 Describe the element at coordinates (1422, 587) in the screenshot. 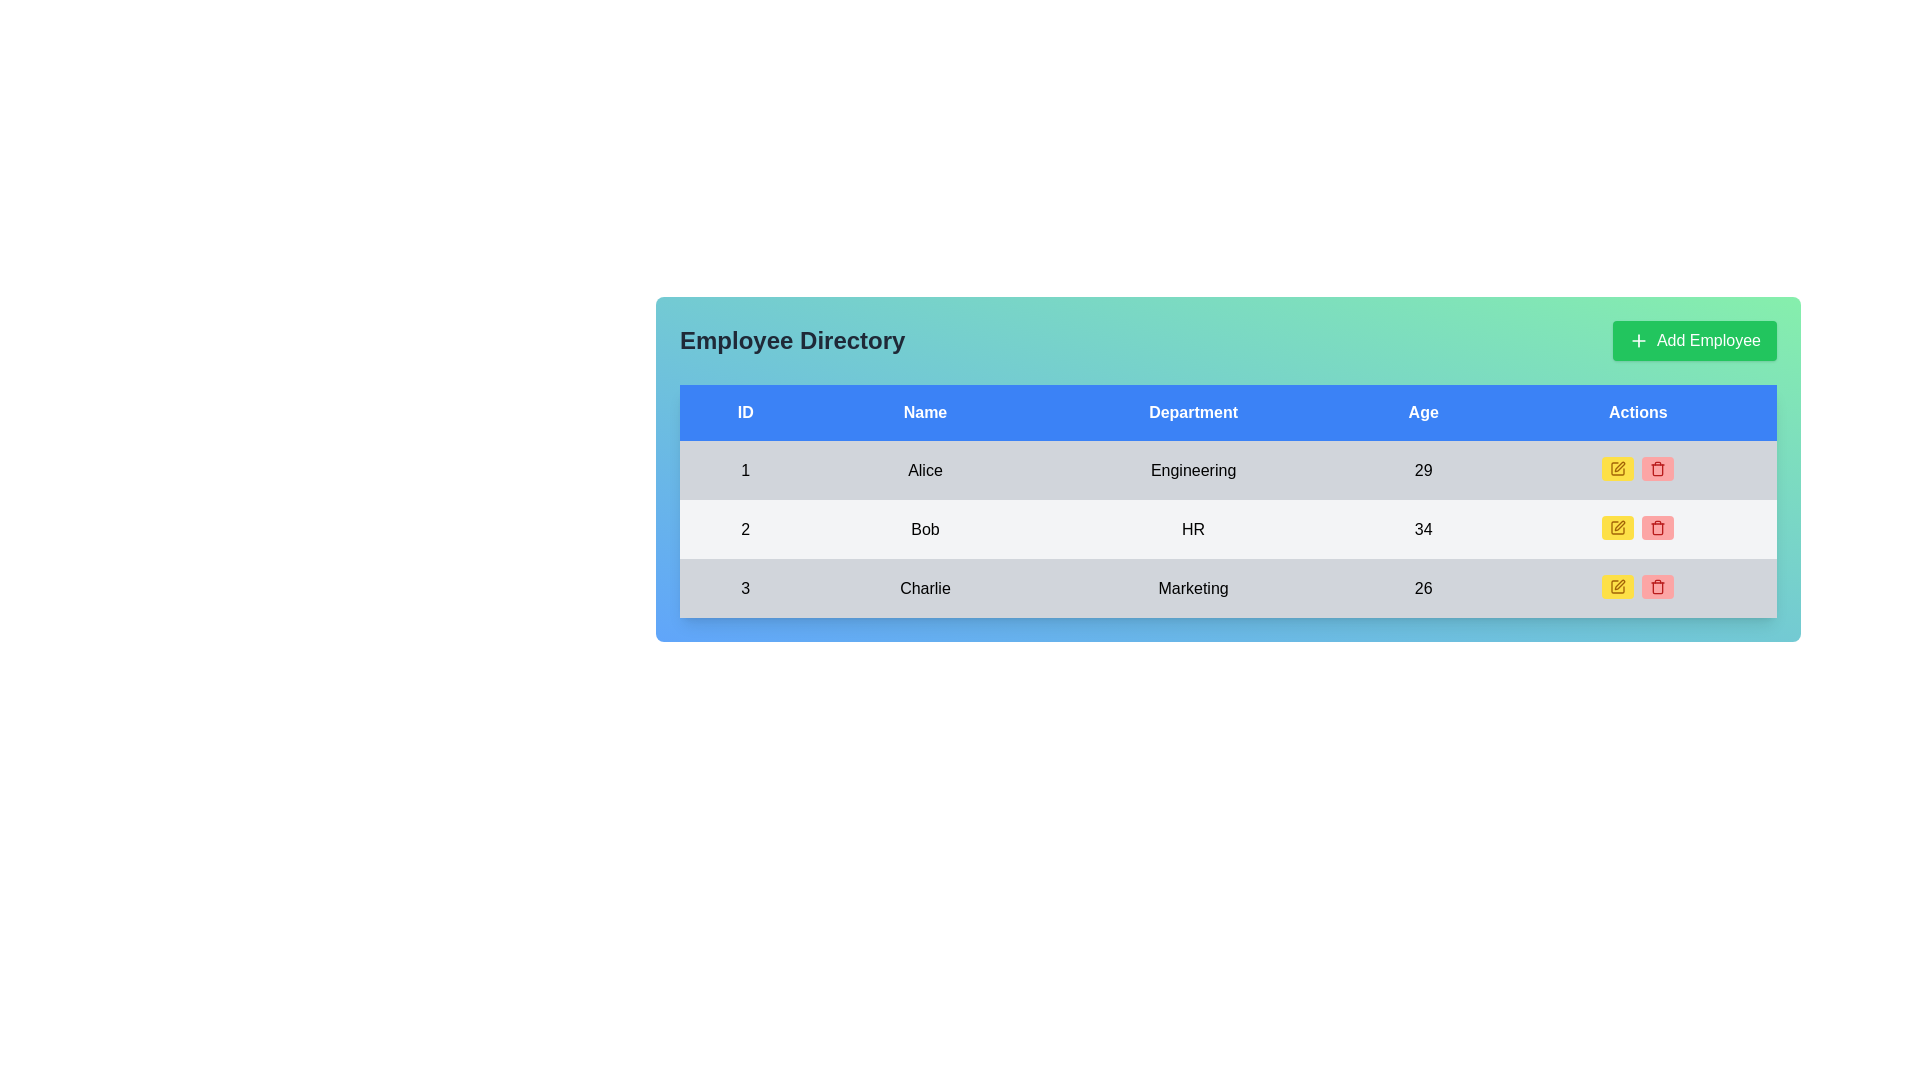

I see `the text label displaying the number '26' located in the fourth column of the third row of a table, which has a light gray background` at that location.